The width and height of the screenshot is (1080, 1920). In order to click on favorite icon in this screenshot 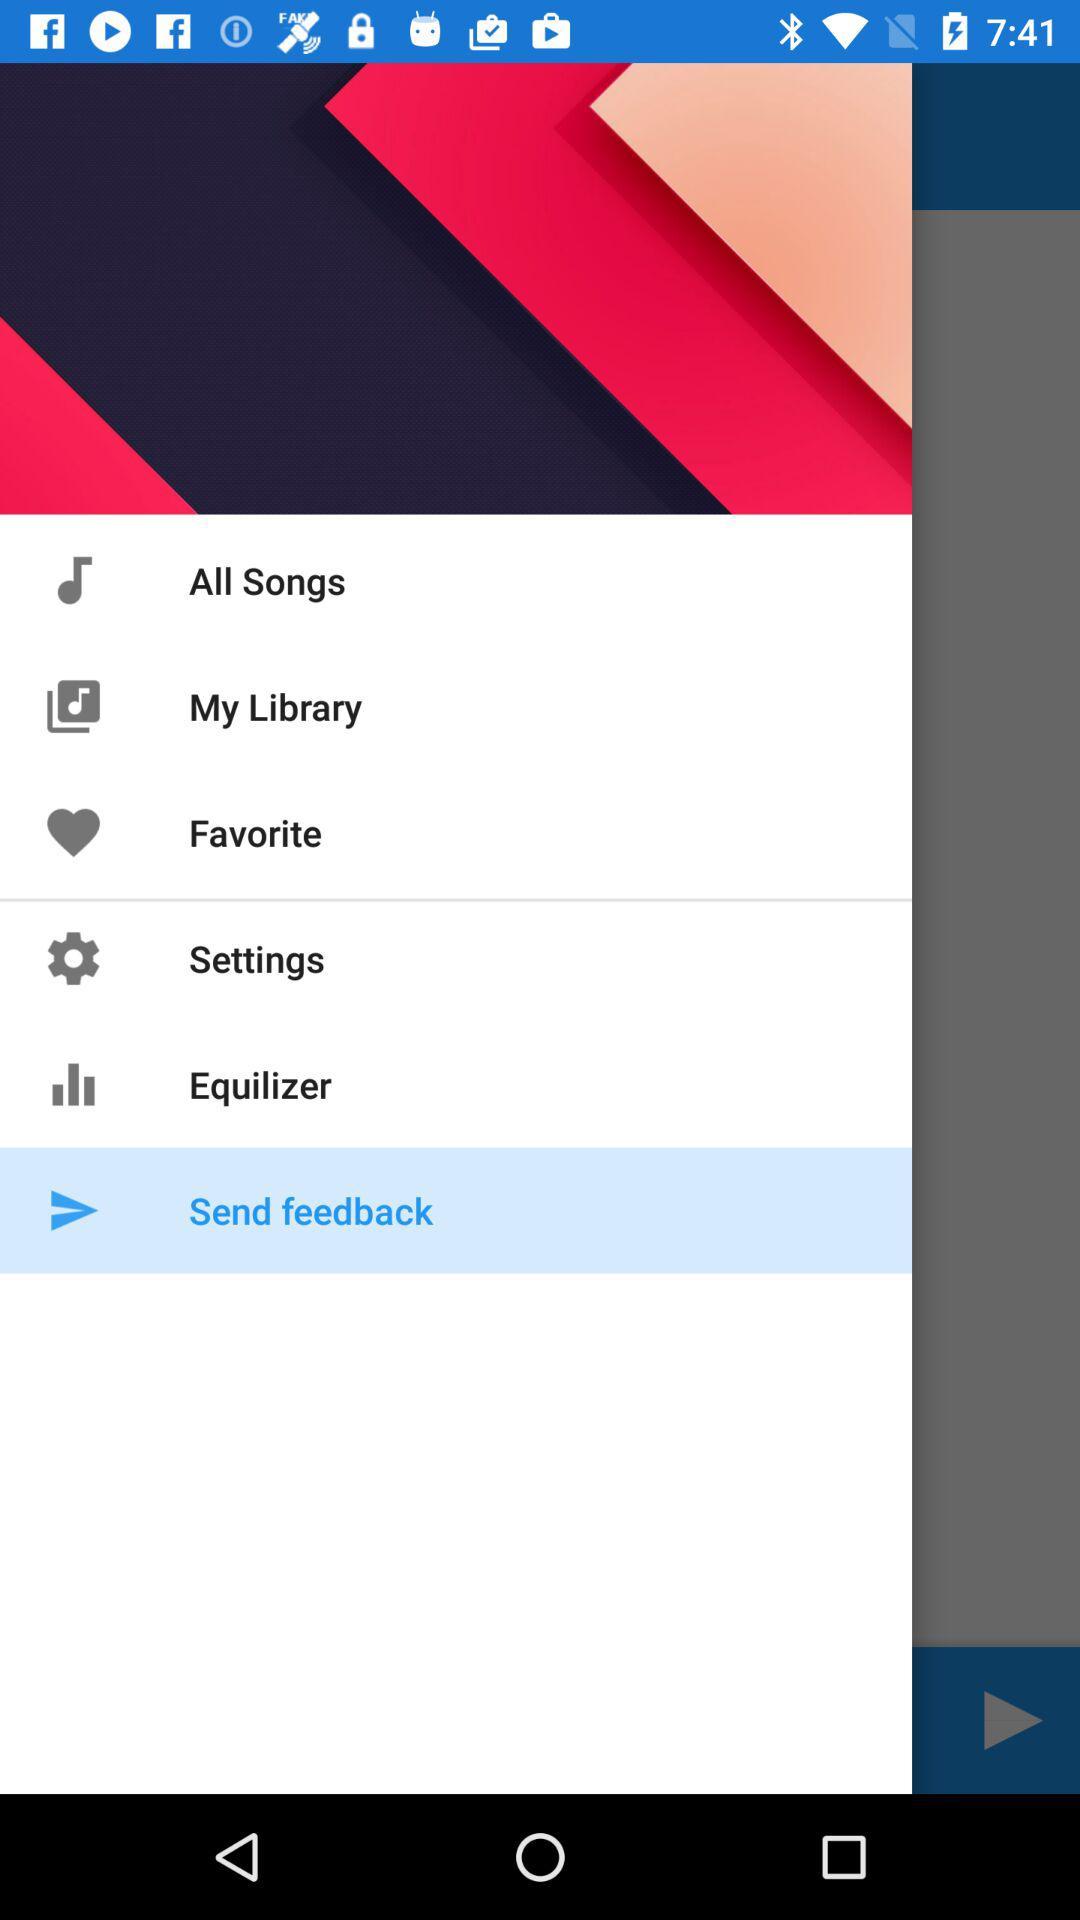, I will do `click(72, 832)`.